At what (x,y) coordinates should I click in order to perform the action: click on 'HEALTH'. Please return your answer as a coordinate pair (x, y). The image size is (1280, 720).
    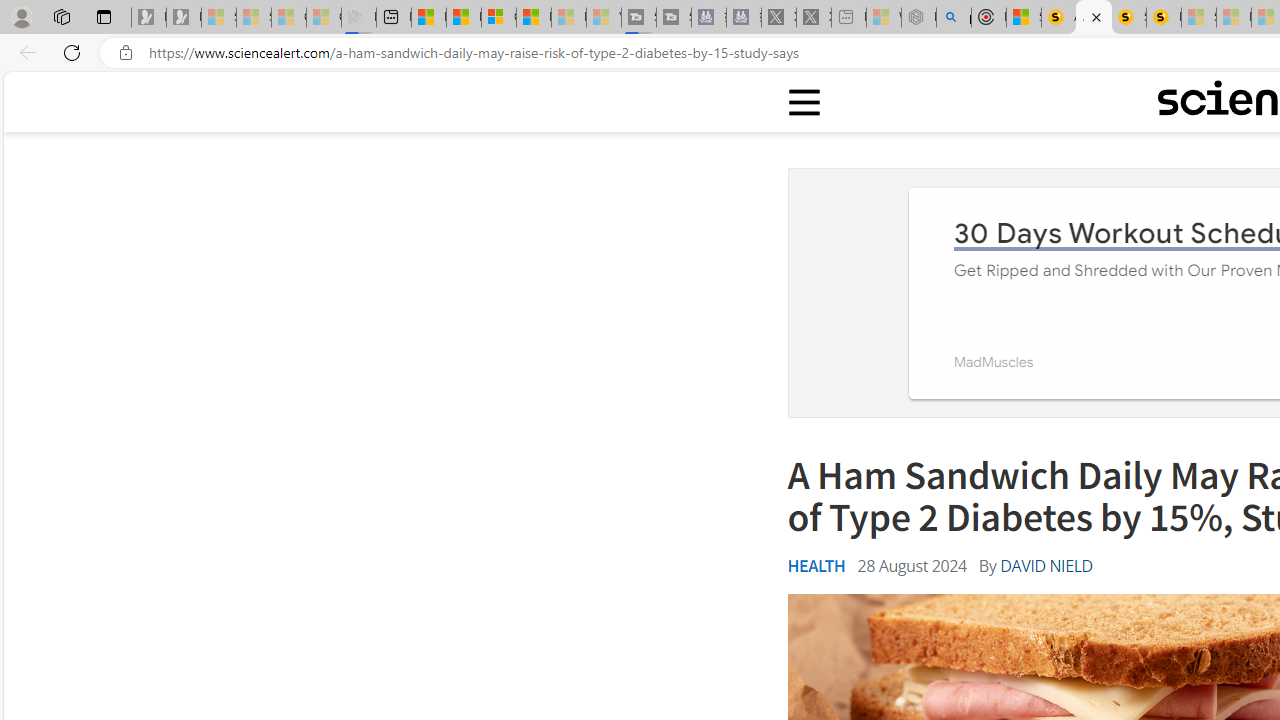
    Looking at the image, I should click on (816, 565).